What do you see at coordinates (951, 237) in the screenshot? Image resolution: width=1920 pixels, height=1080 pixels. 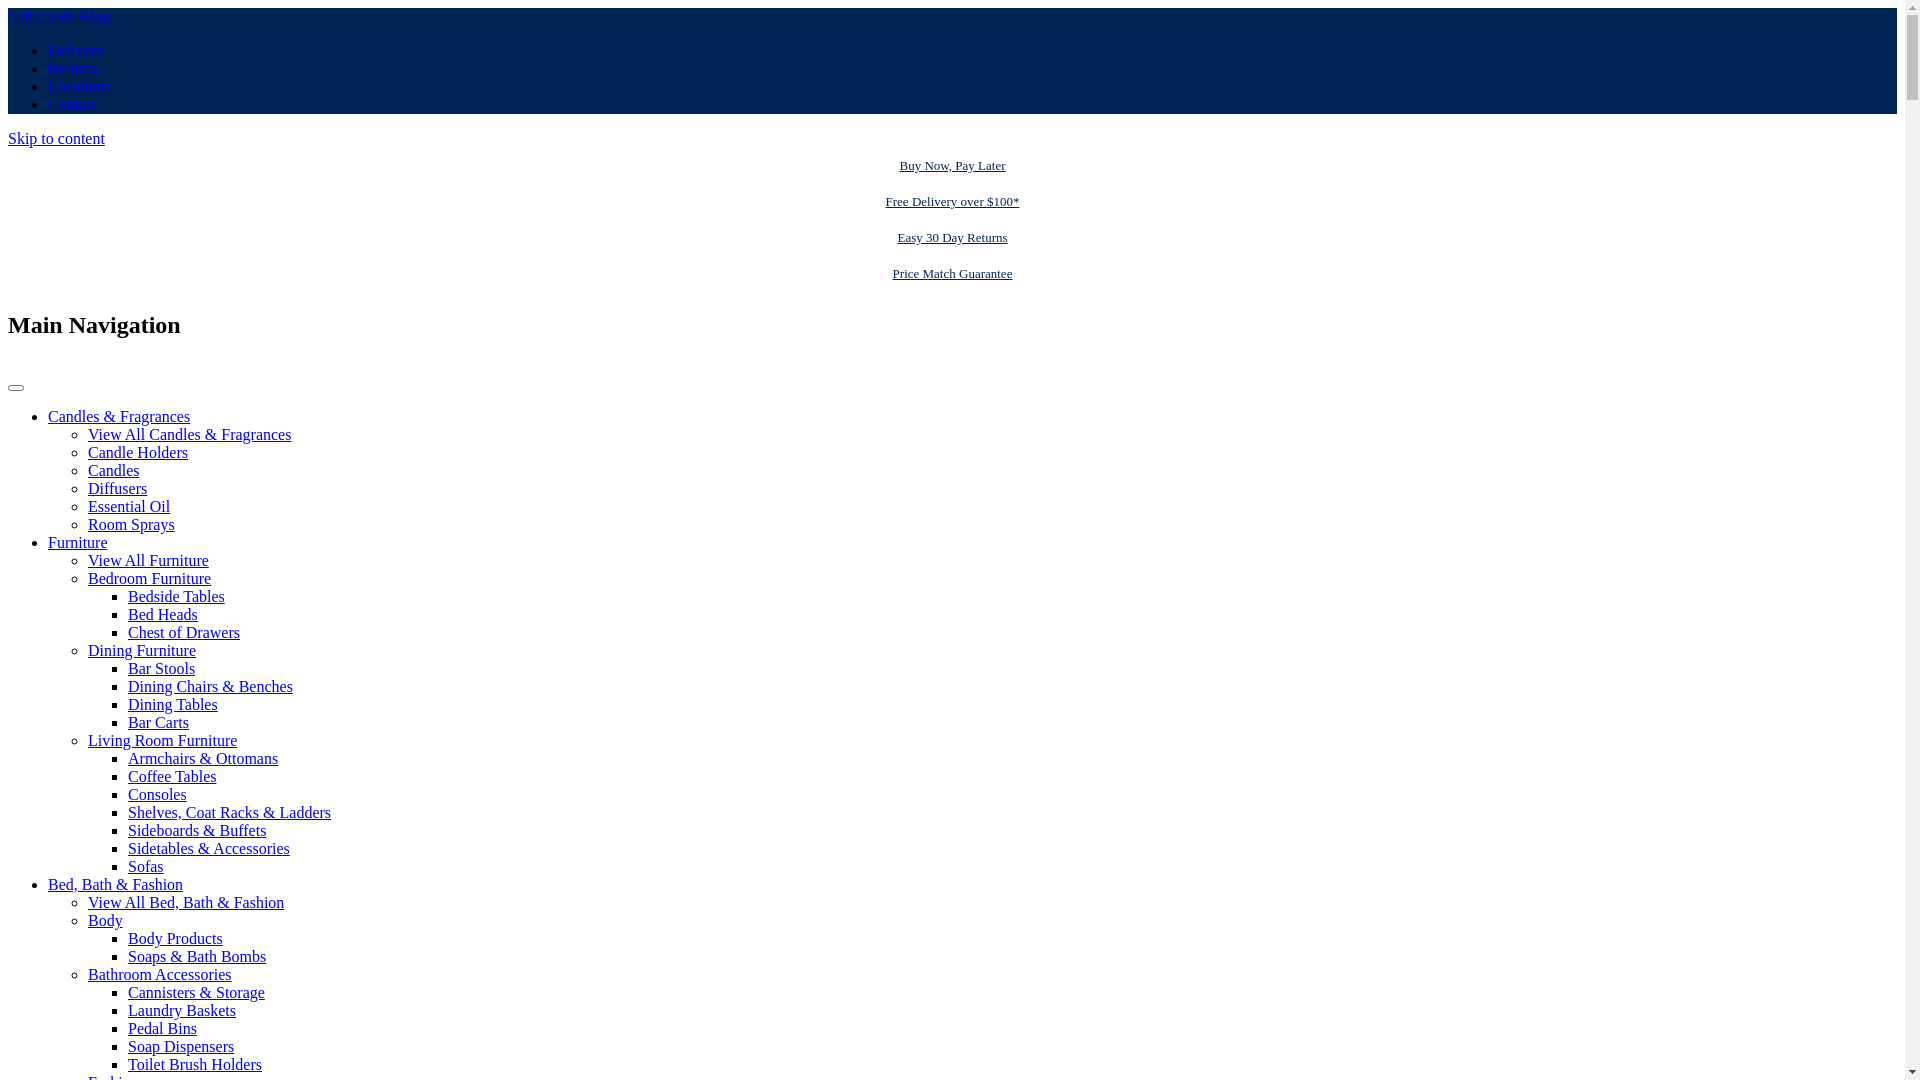 I see `'Easy 30 Day Returns'` at bounding box center [951, 237].